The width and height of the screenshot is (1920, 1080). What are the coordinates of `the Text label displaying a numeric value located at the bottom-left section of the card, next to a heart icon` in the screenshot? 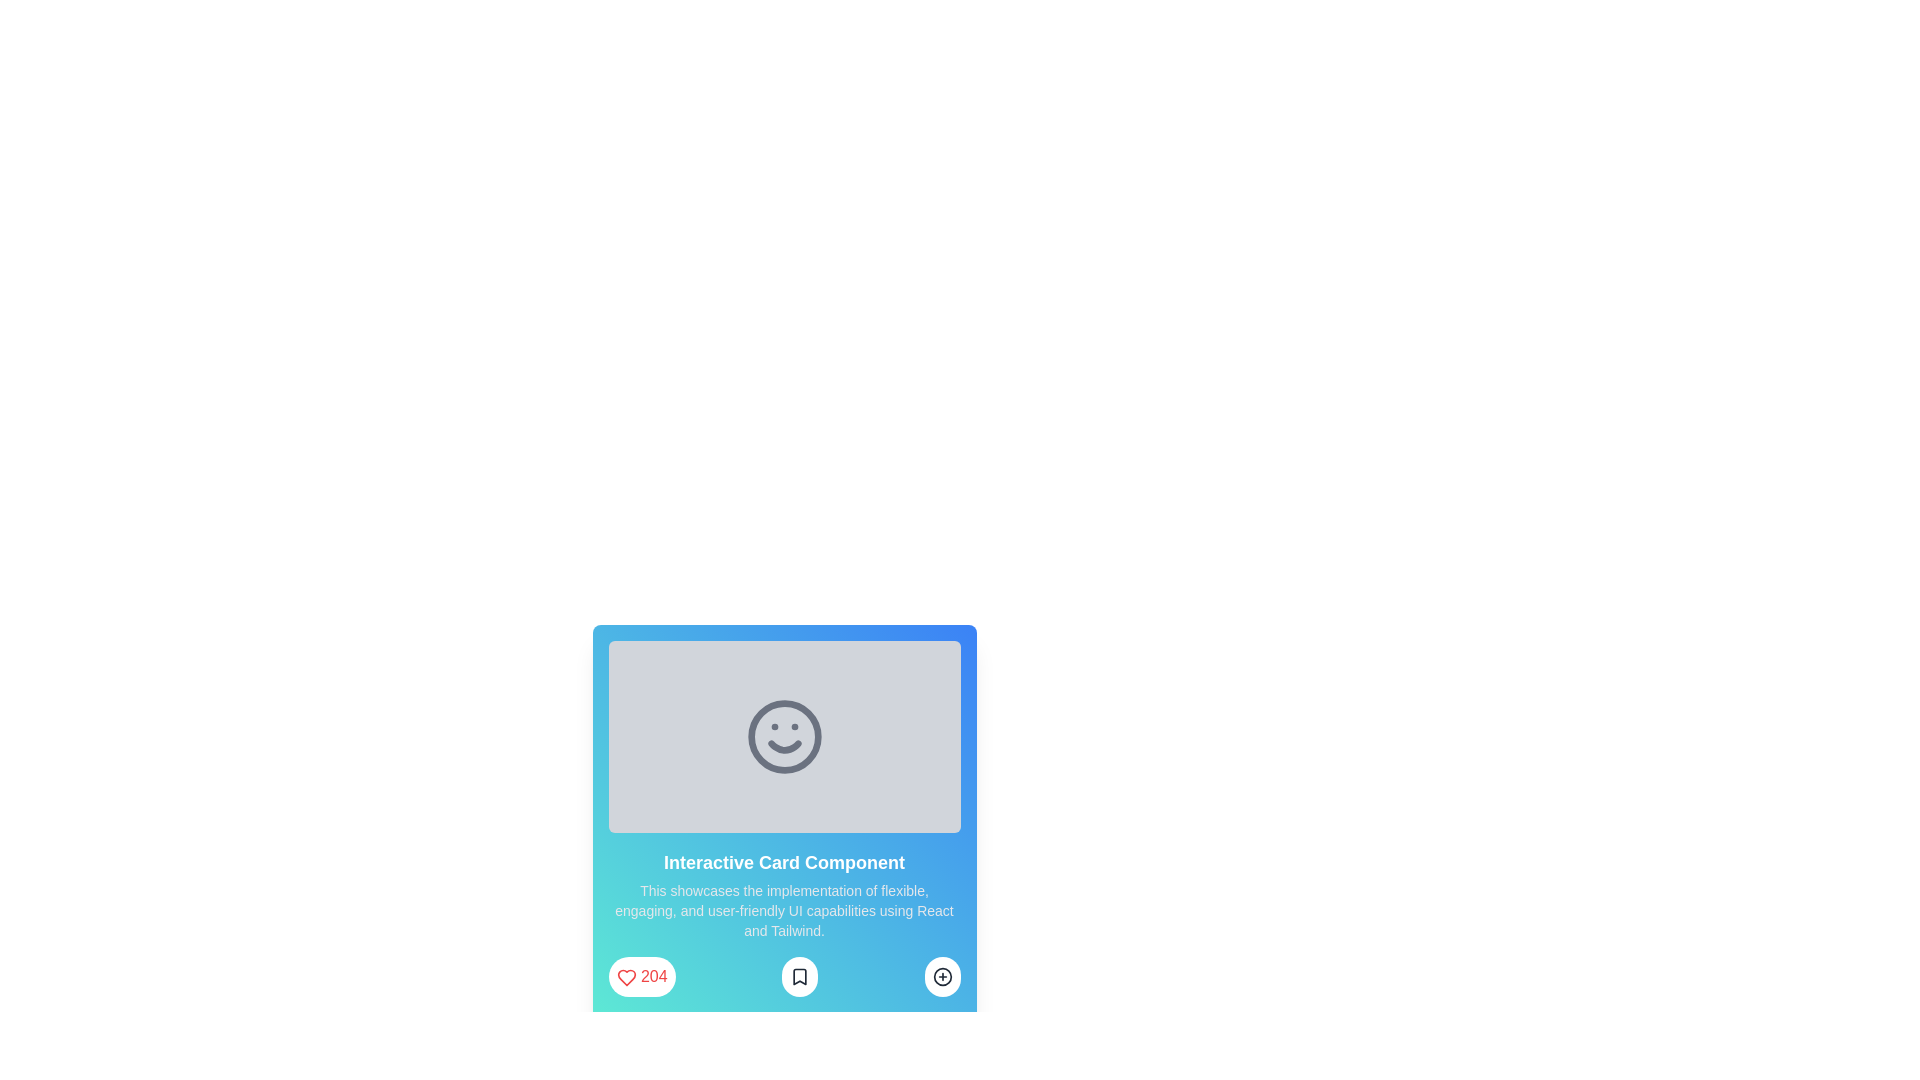 It's located at (654, 975).